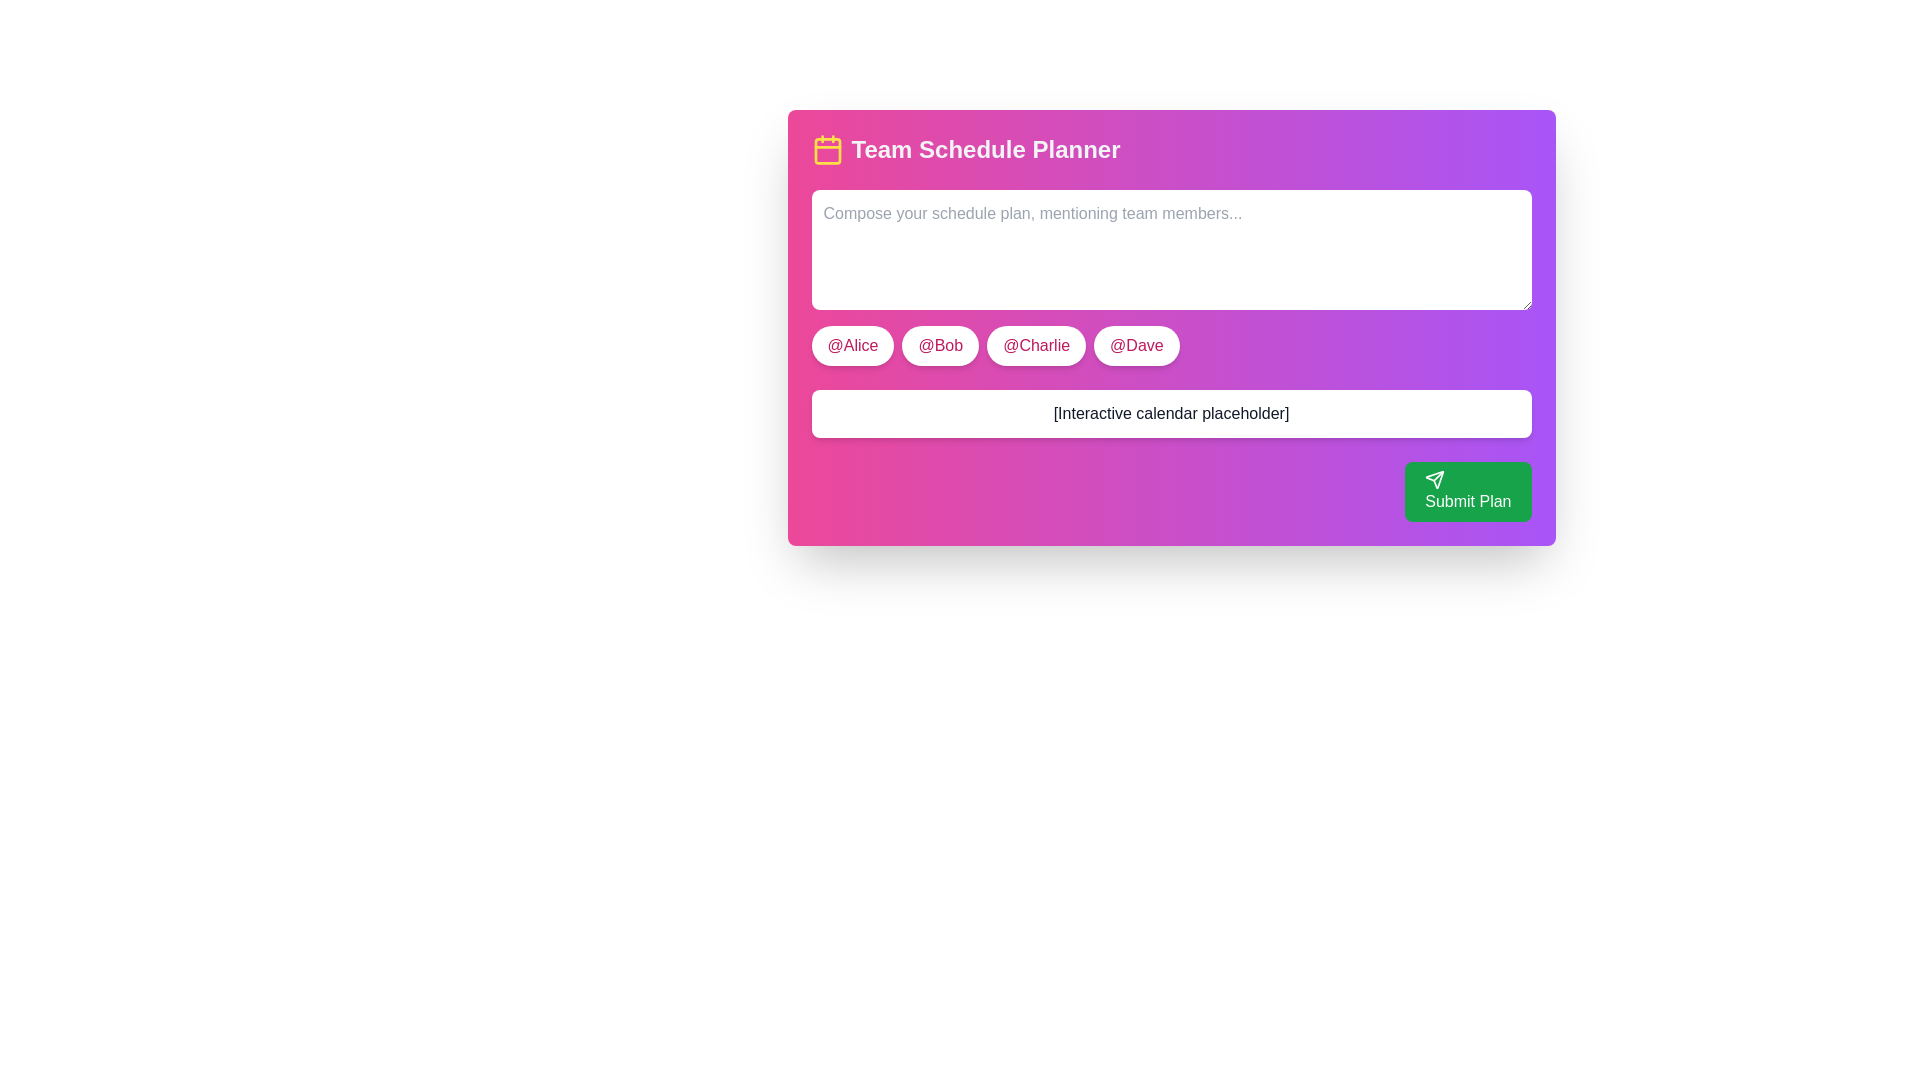  What do you see at coordinates (1136, 345) in the screenshot?
I see `the fourth button in the horizontally arranged group, located to the right of '@Charlie'` at bounding box center [1136, 345].